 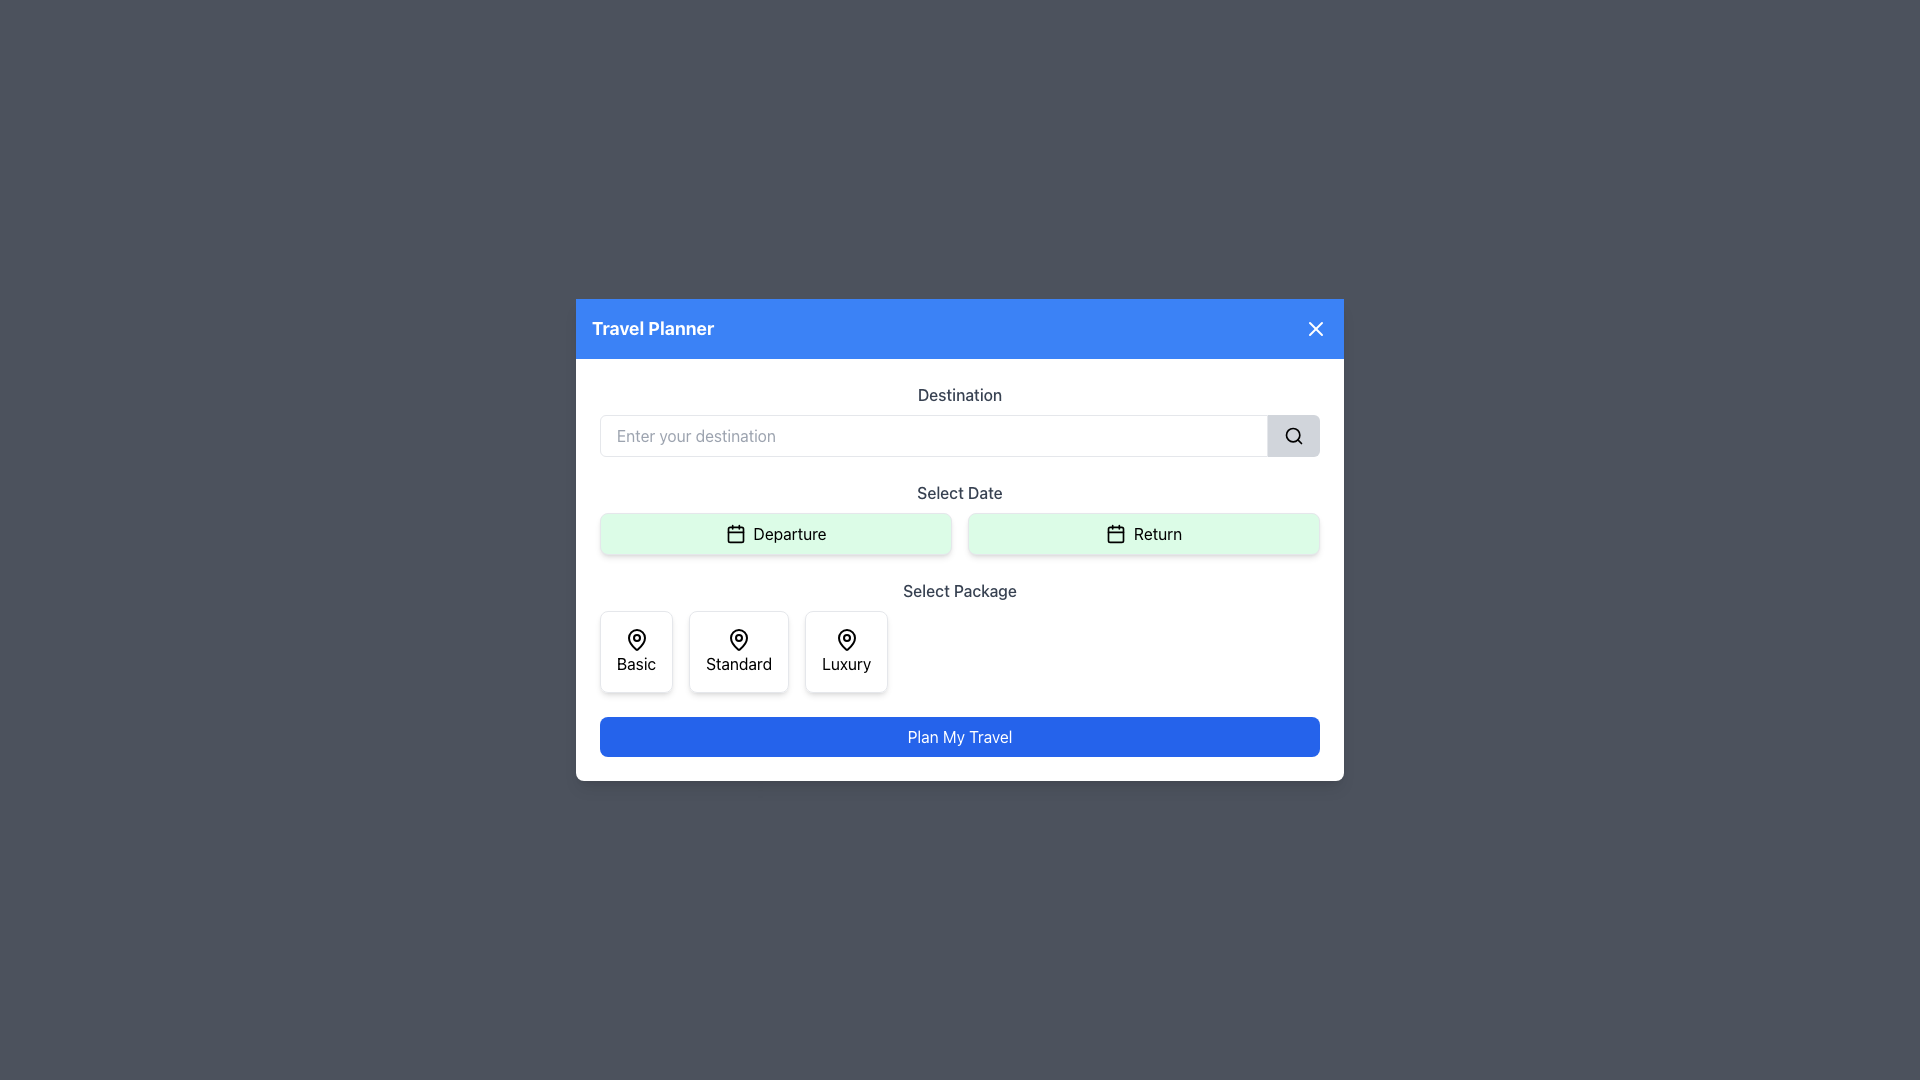 What do you see at coordinates (738, 651) in the screenshot?
I see `the 'Standard' button, which features a white background, a black map pin icon, and changes border color on hover` at bounding box center [738, 651].